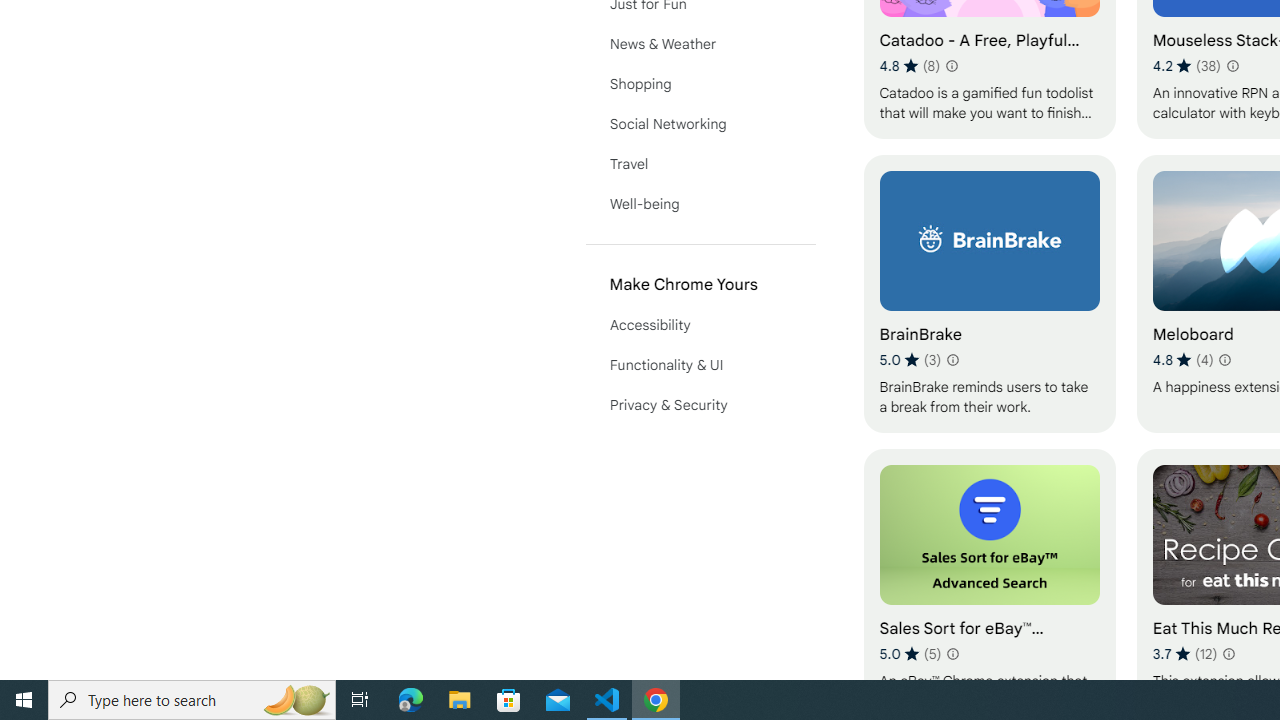 This screenshot has height=720, width=1280. I want to click on 'Functionality & UI', so click(700, 365).